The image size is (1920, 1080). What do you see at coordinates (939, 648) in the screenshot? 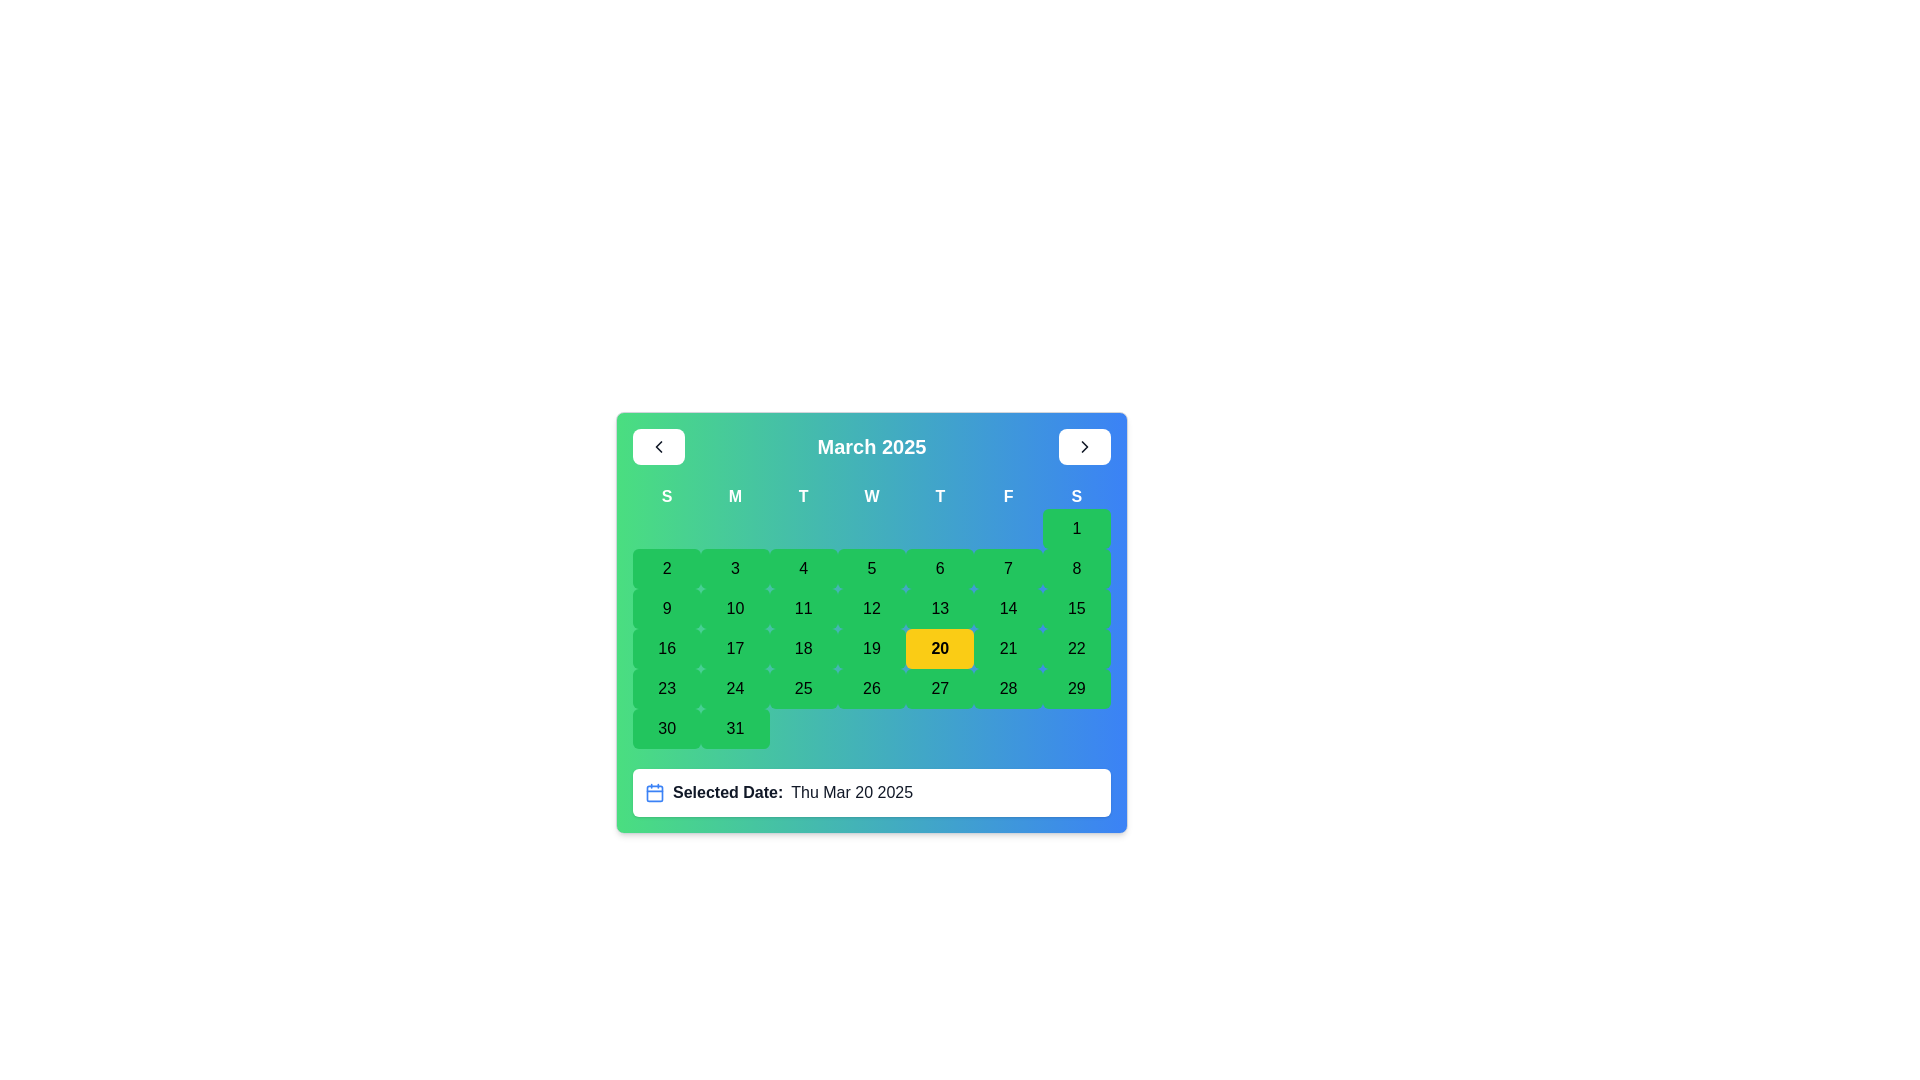
I see `the rectangular button with a bright yellow background and bold black text displaying '20'` at bounding box center [939, 648].